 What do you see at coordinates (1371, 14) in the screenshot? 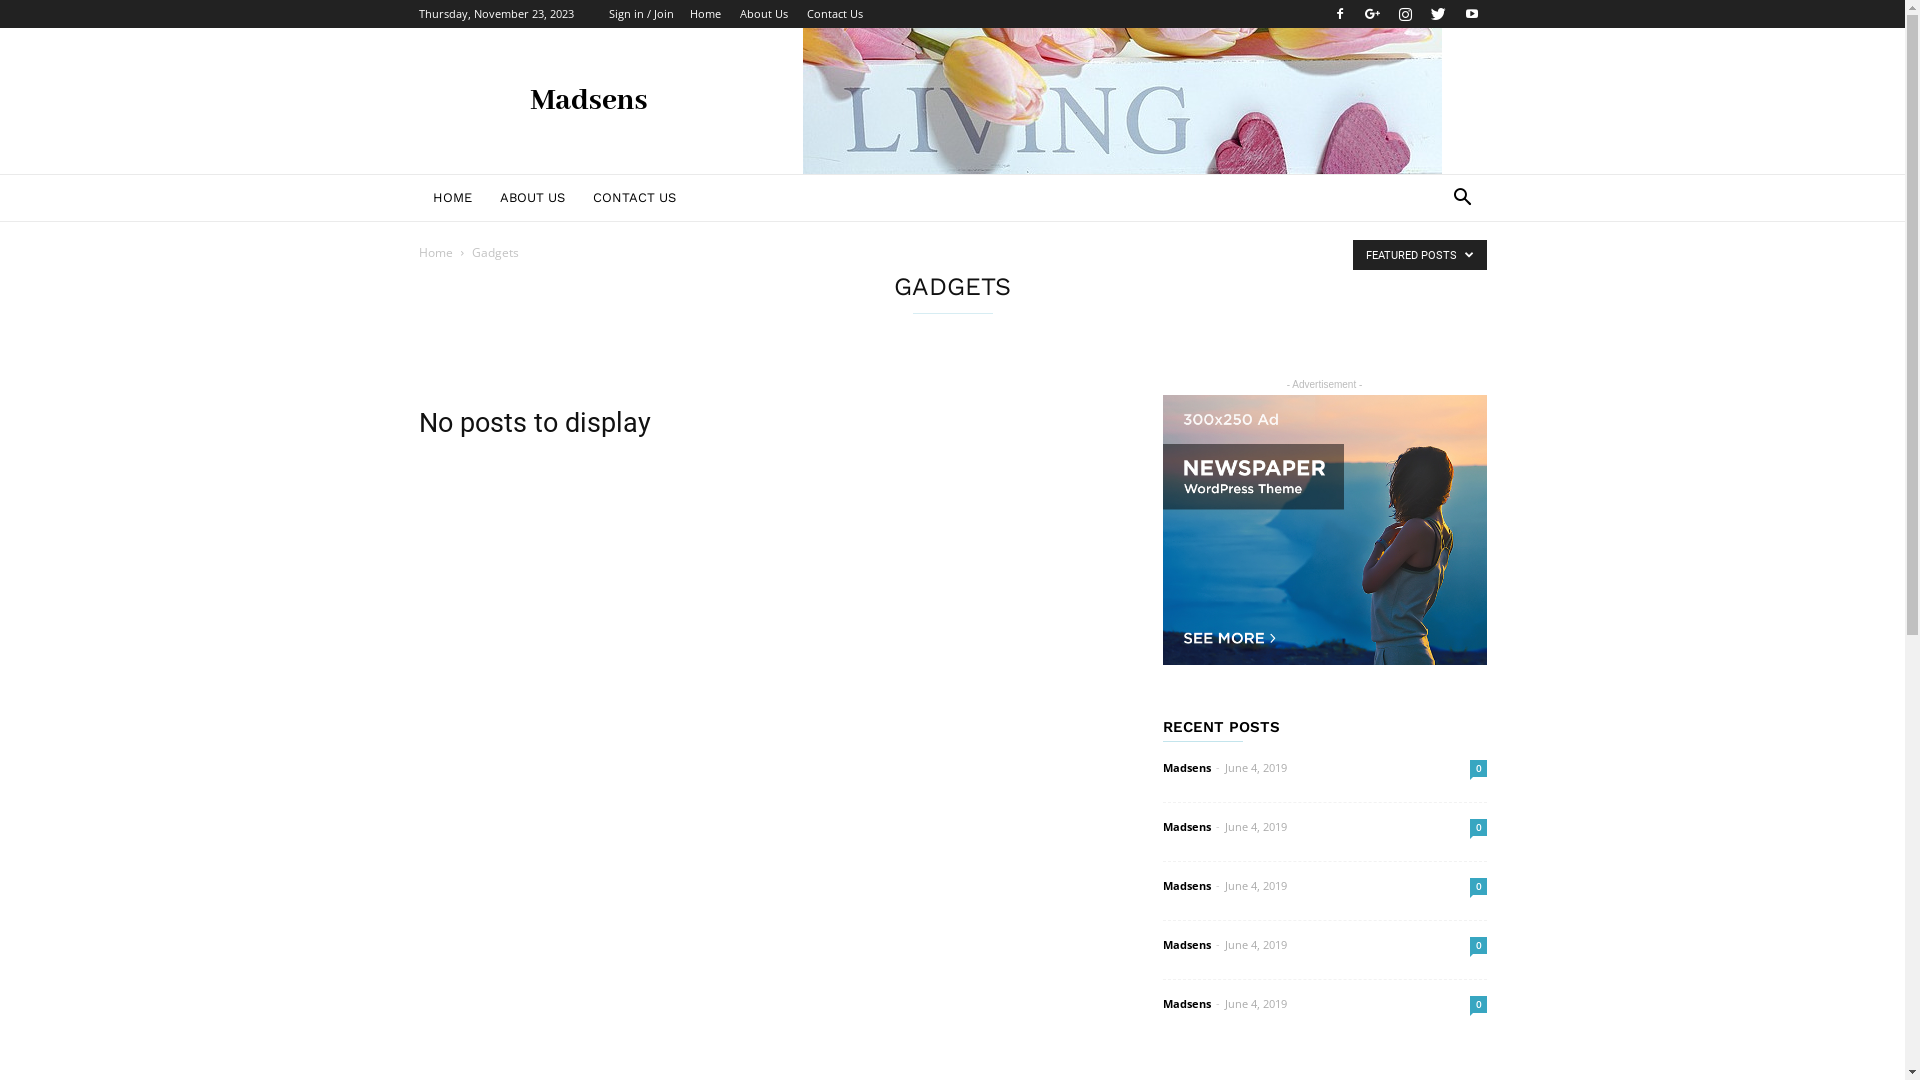
I see `'Google+'` at bounding box center [1371, 14].